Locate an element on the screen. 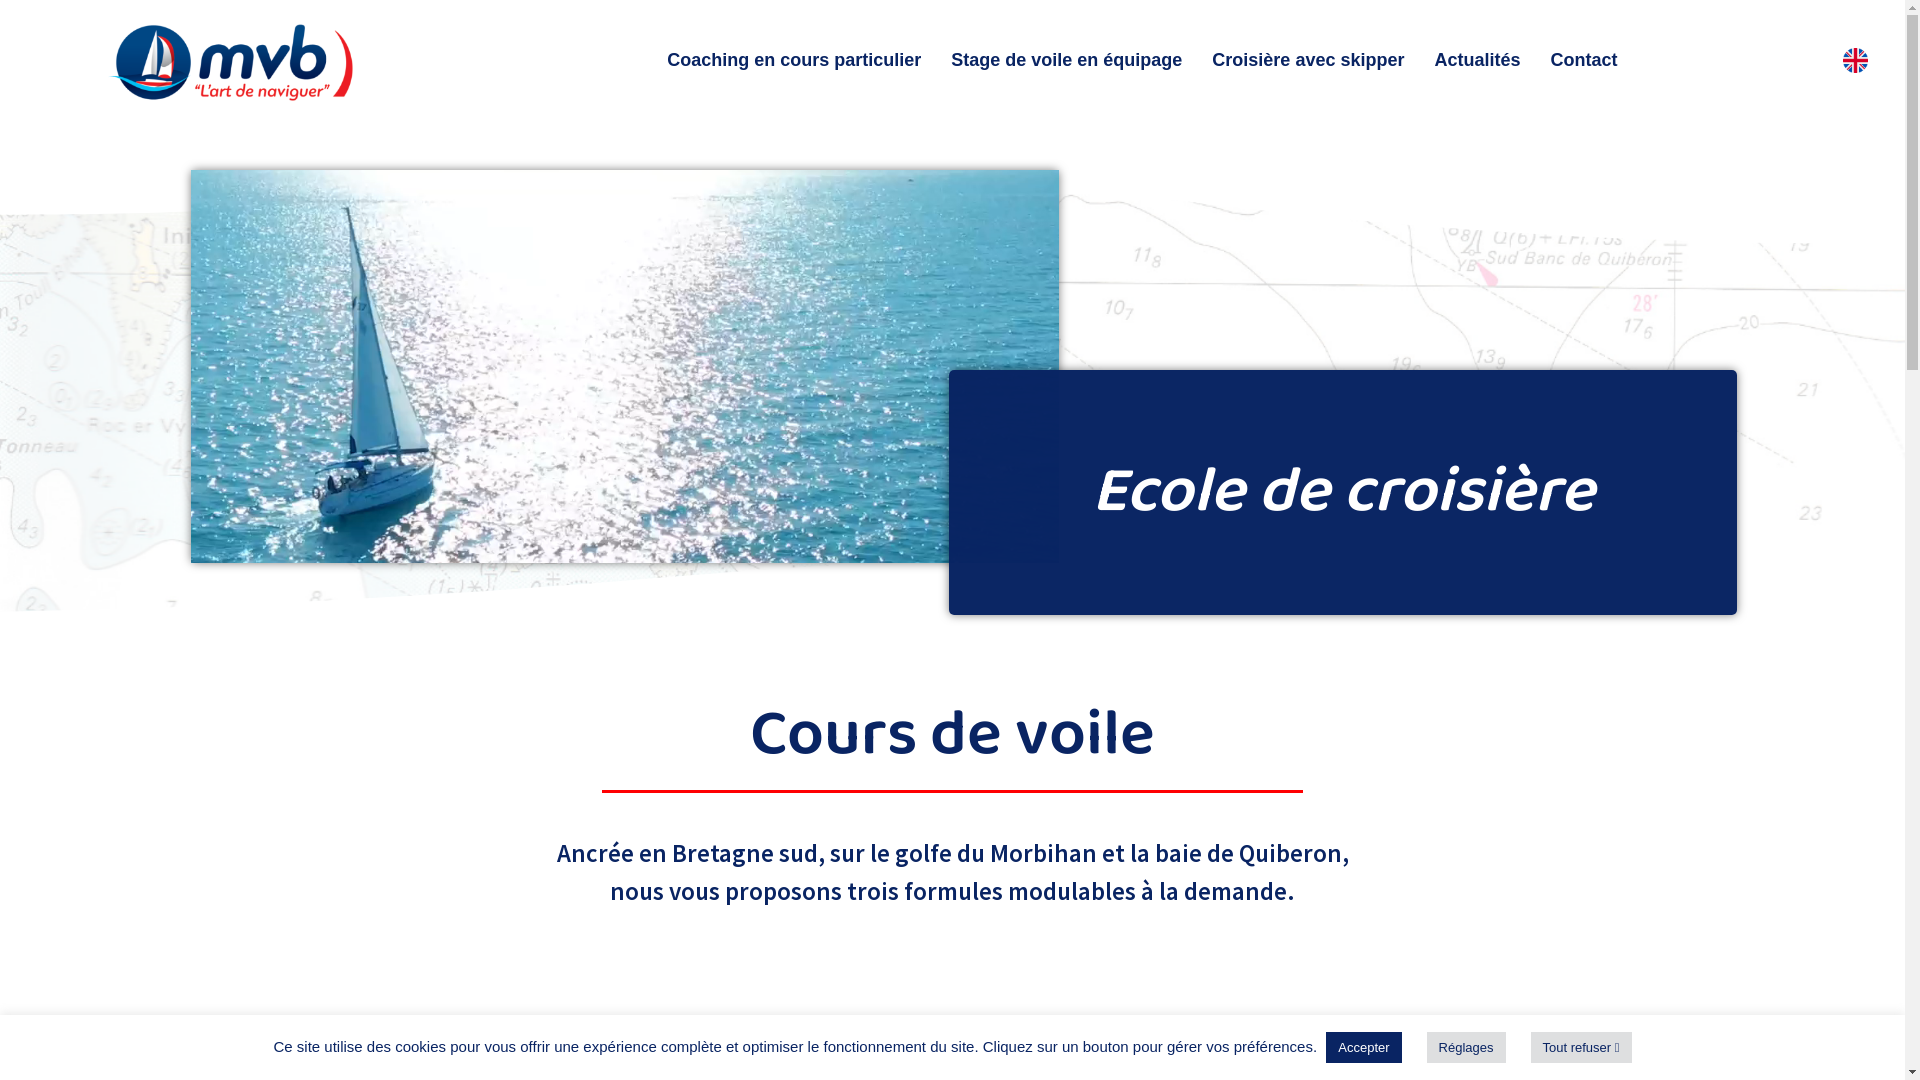  'Coaching en cours particulier' is located at coordinates (792, 59).